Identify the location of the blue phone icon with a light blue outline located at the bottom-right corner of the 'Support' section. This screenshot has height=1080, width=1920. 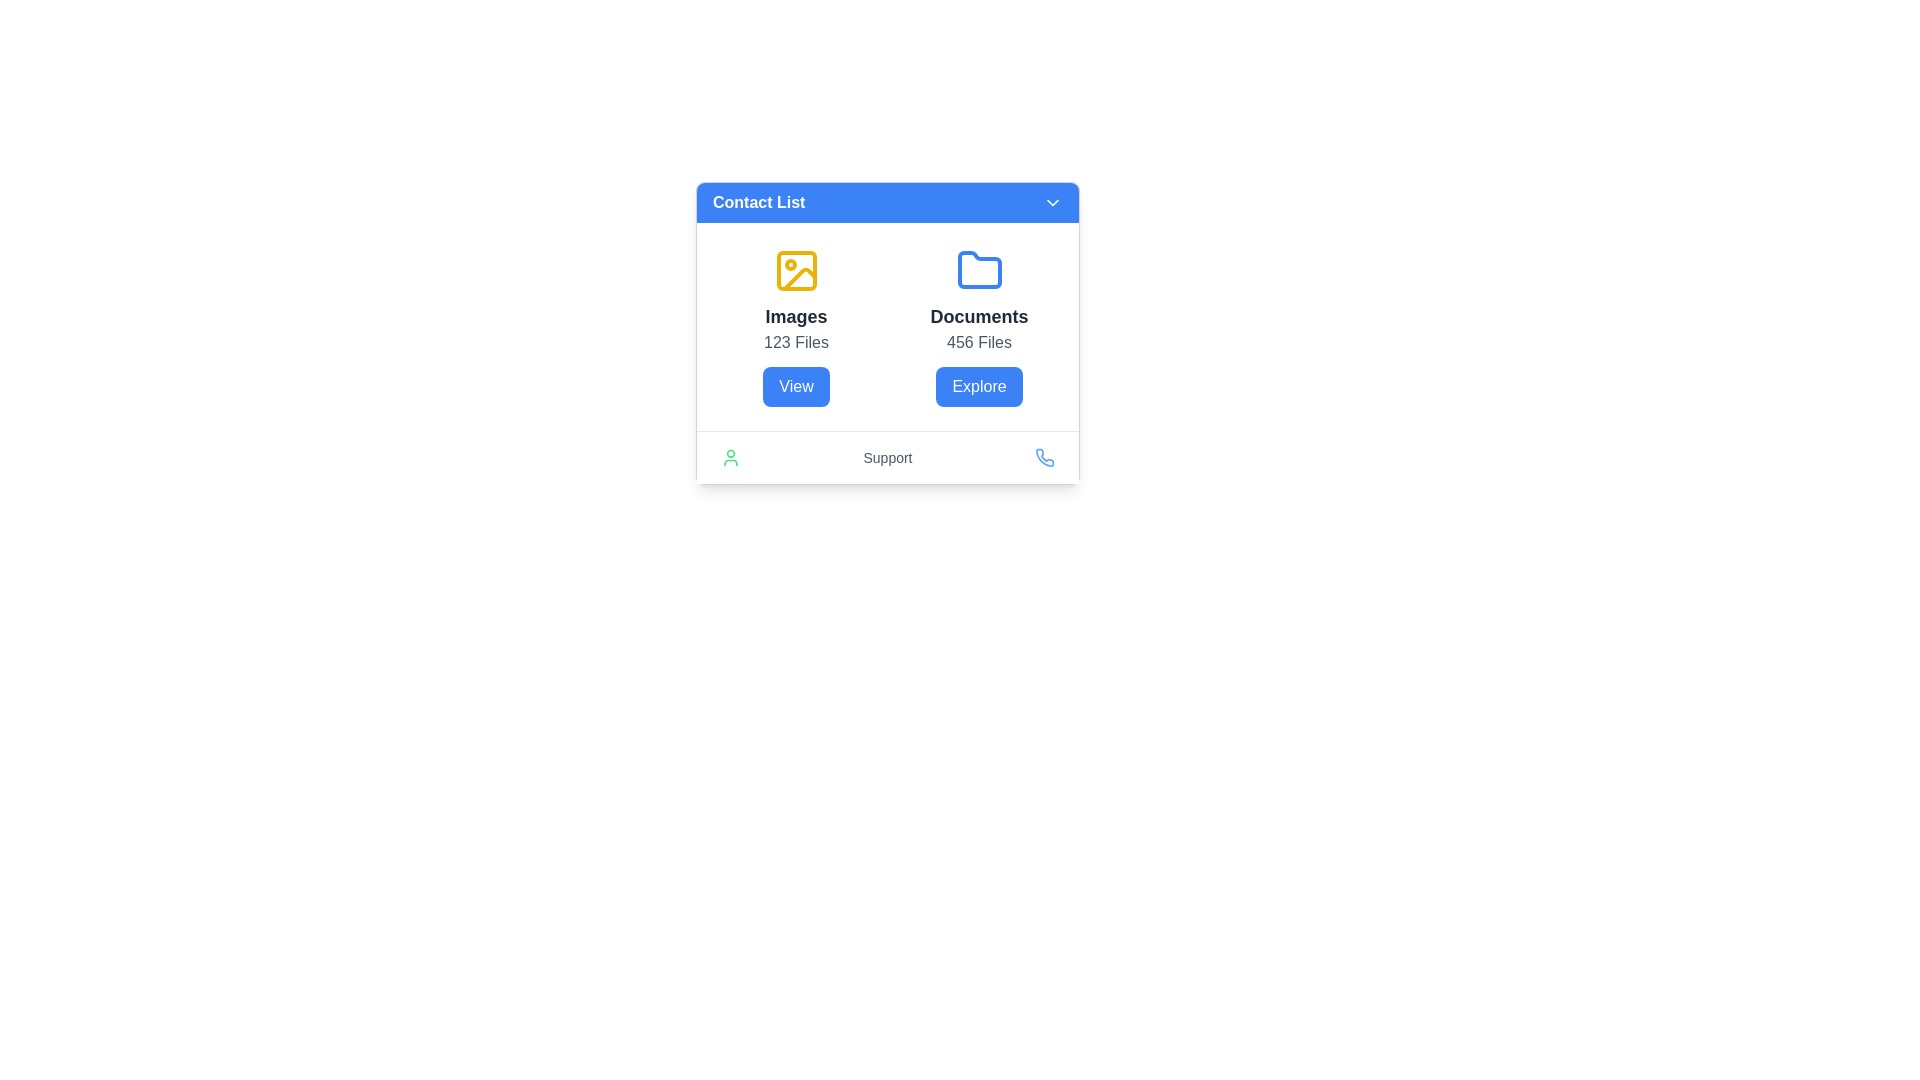
(1044, 458).